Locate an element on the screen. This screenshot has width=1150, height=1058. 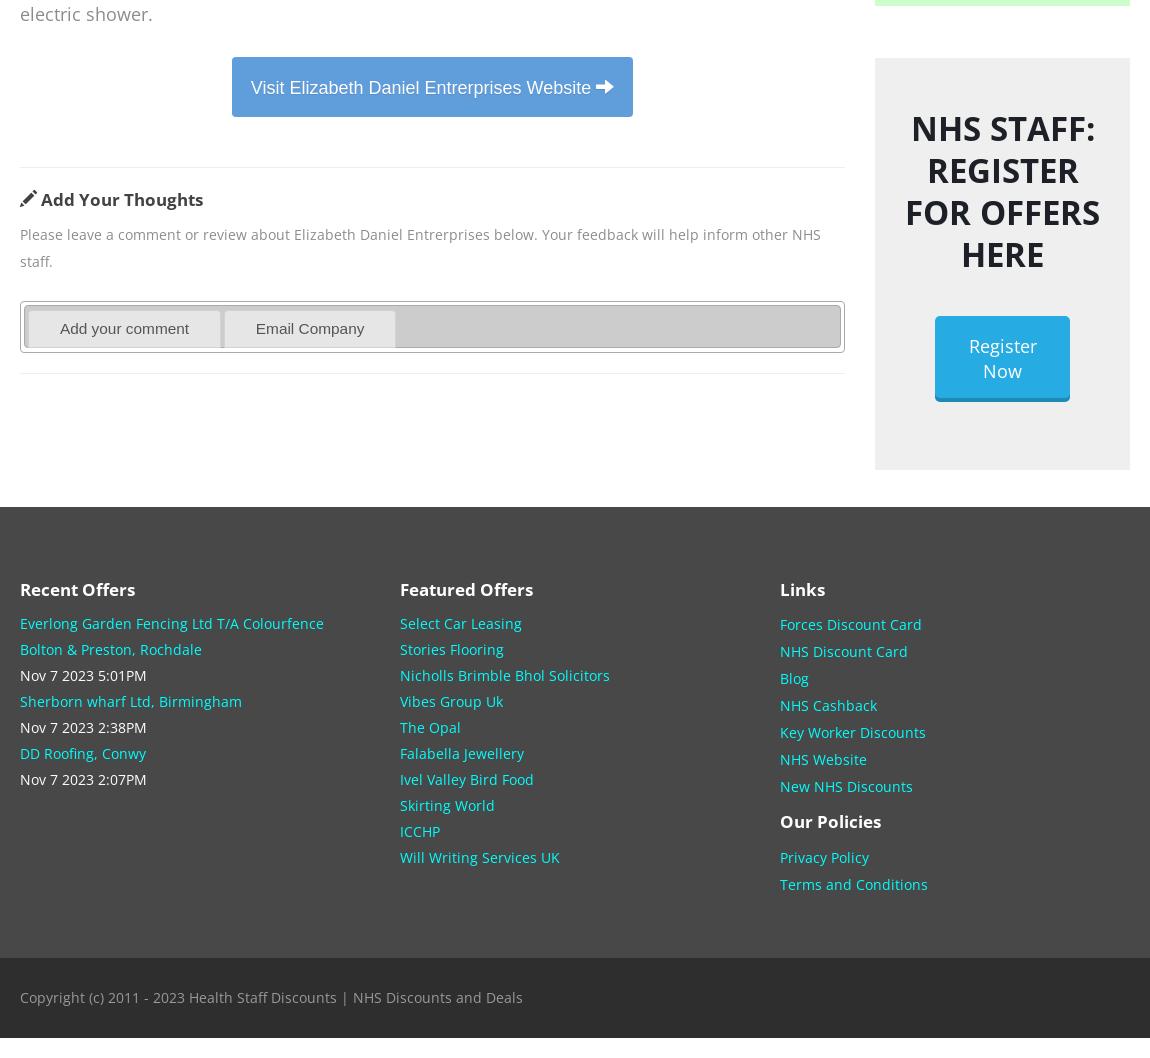
'ICCHP' is located at coordinates (419, 830).